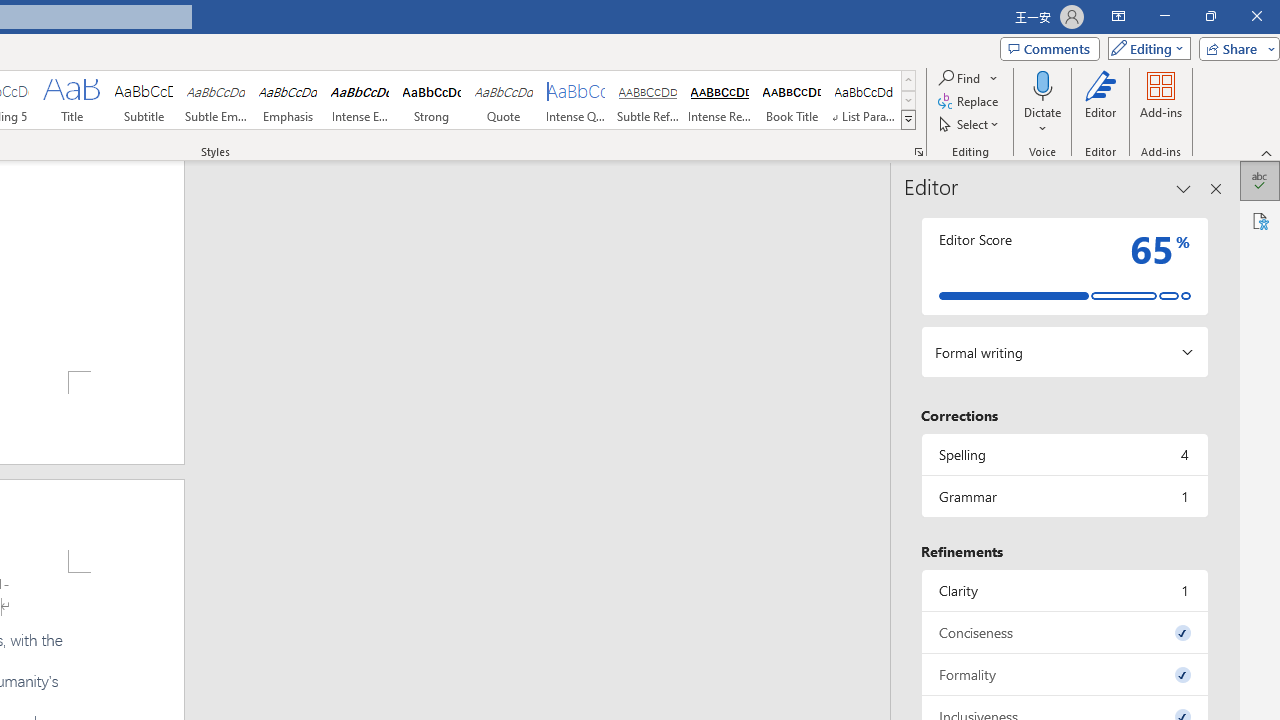 The height and width of the screenshot is (720, 1280). Describe the element at coordinates (1117, 16) in the screenshot. I see `'Ribbon Display Options'` at that location.